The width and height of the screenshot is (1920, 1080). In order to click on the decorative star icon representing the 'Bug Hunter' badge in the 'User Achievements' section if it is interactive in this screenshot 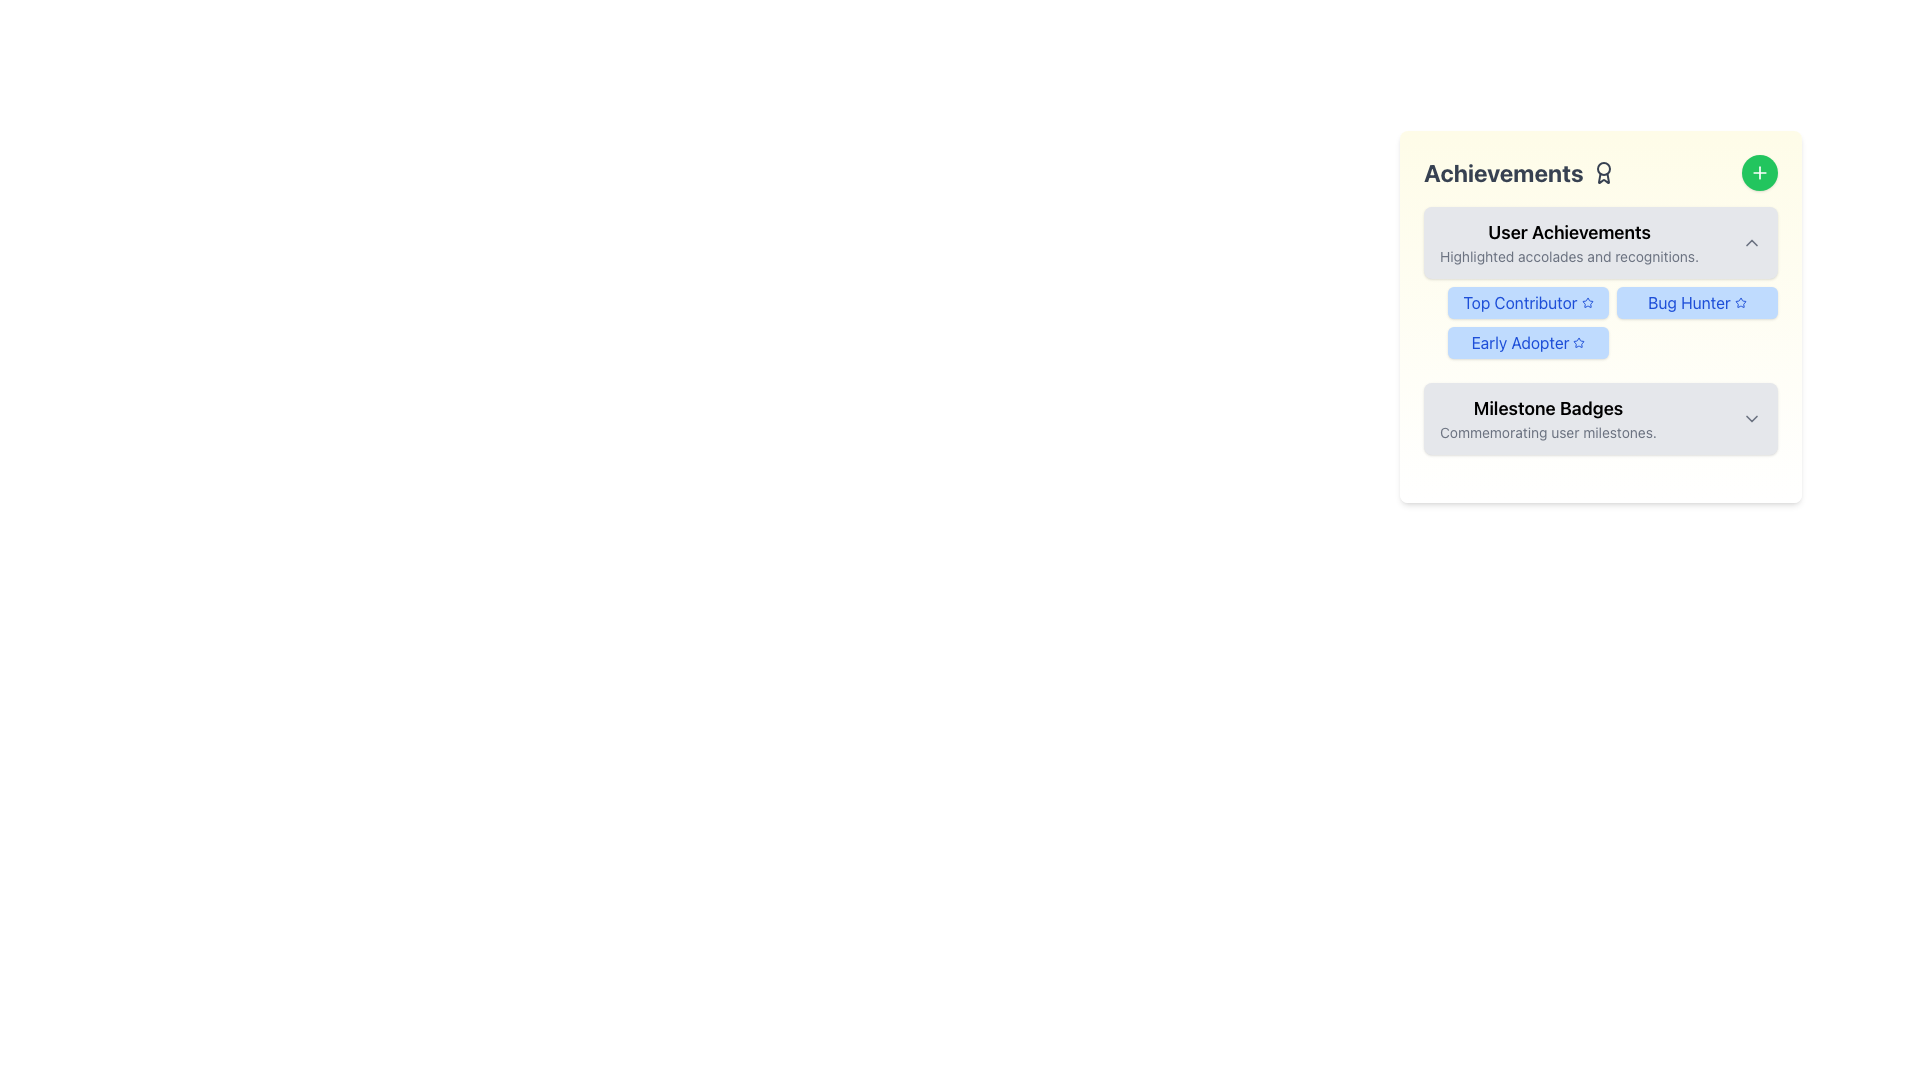, I will do `click(1738, 301)`.